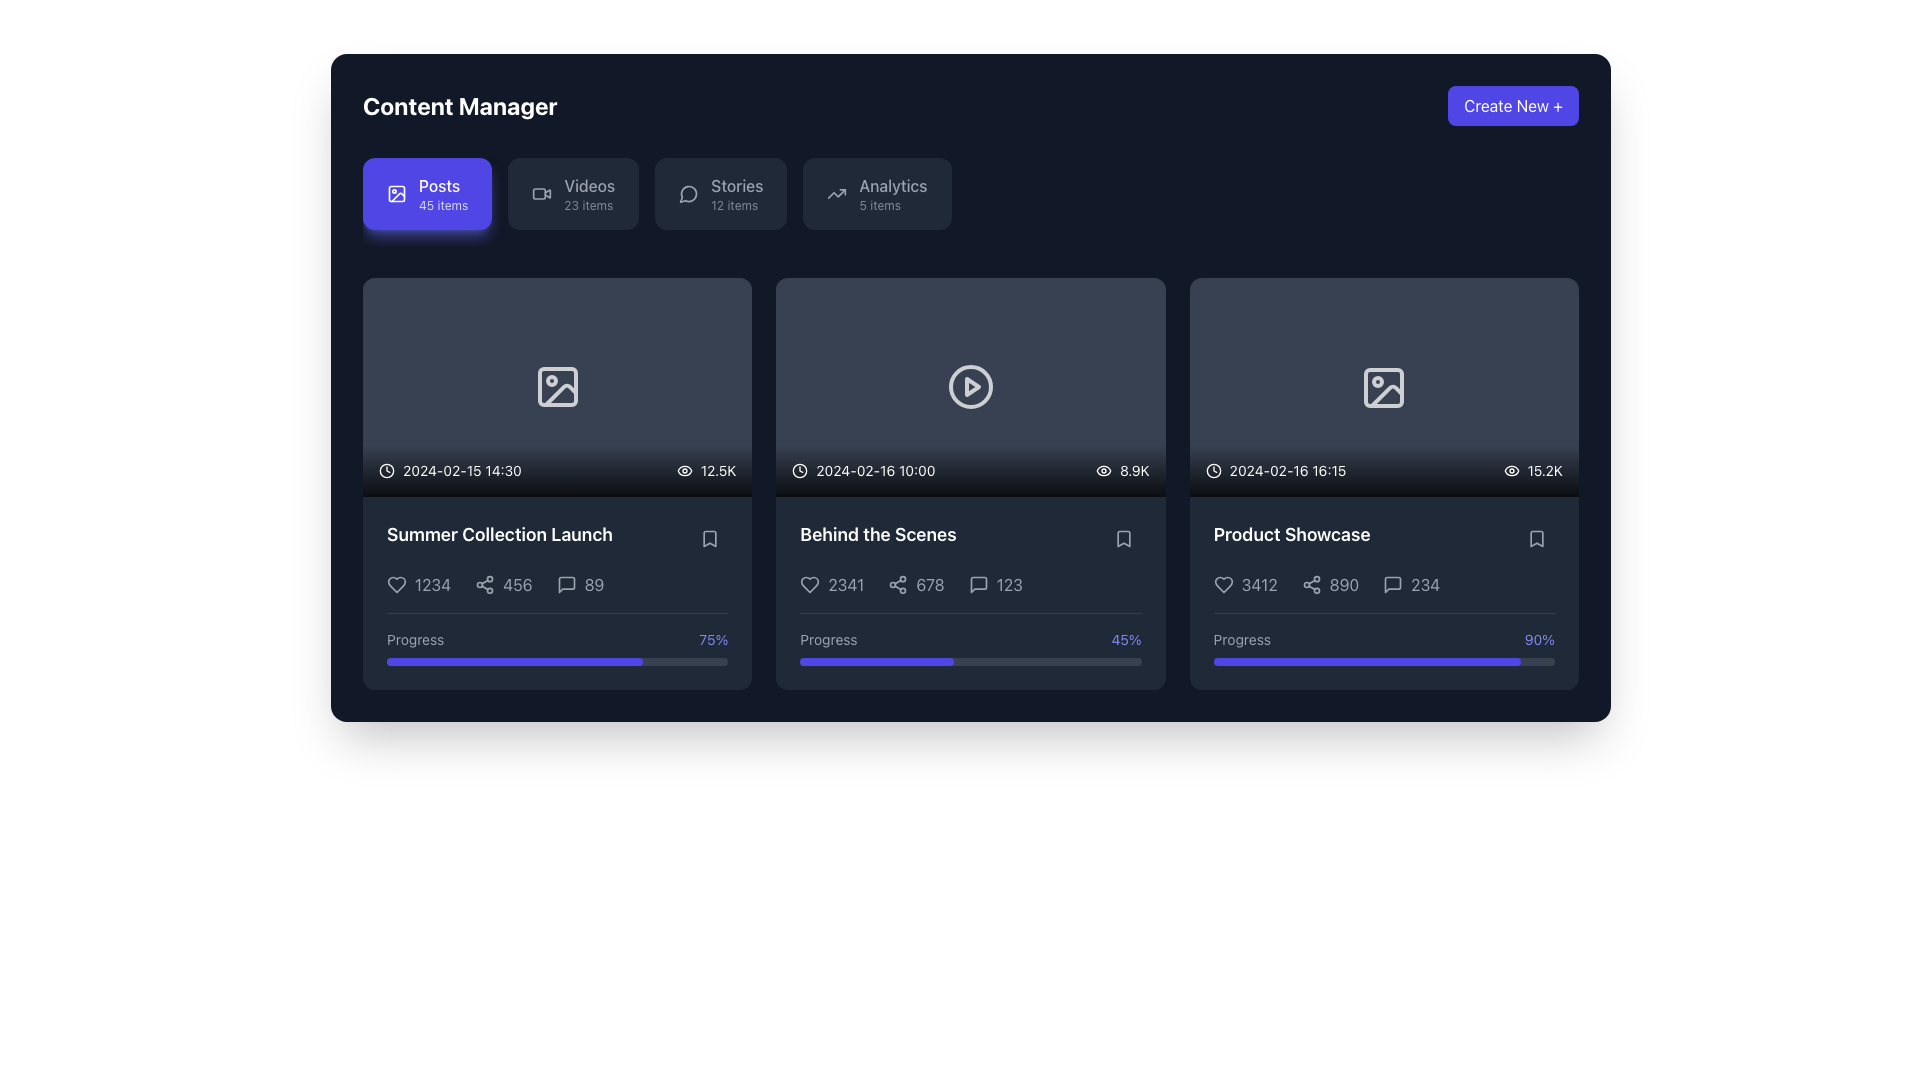 Image resolution: width=1920 pixels, height=1080 pixels. I want to click on the Text and icon combination displaying '123' with a speech bubble icon, located in the bottom section of the 'Behind the Scenes' card, so click(995, 584).